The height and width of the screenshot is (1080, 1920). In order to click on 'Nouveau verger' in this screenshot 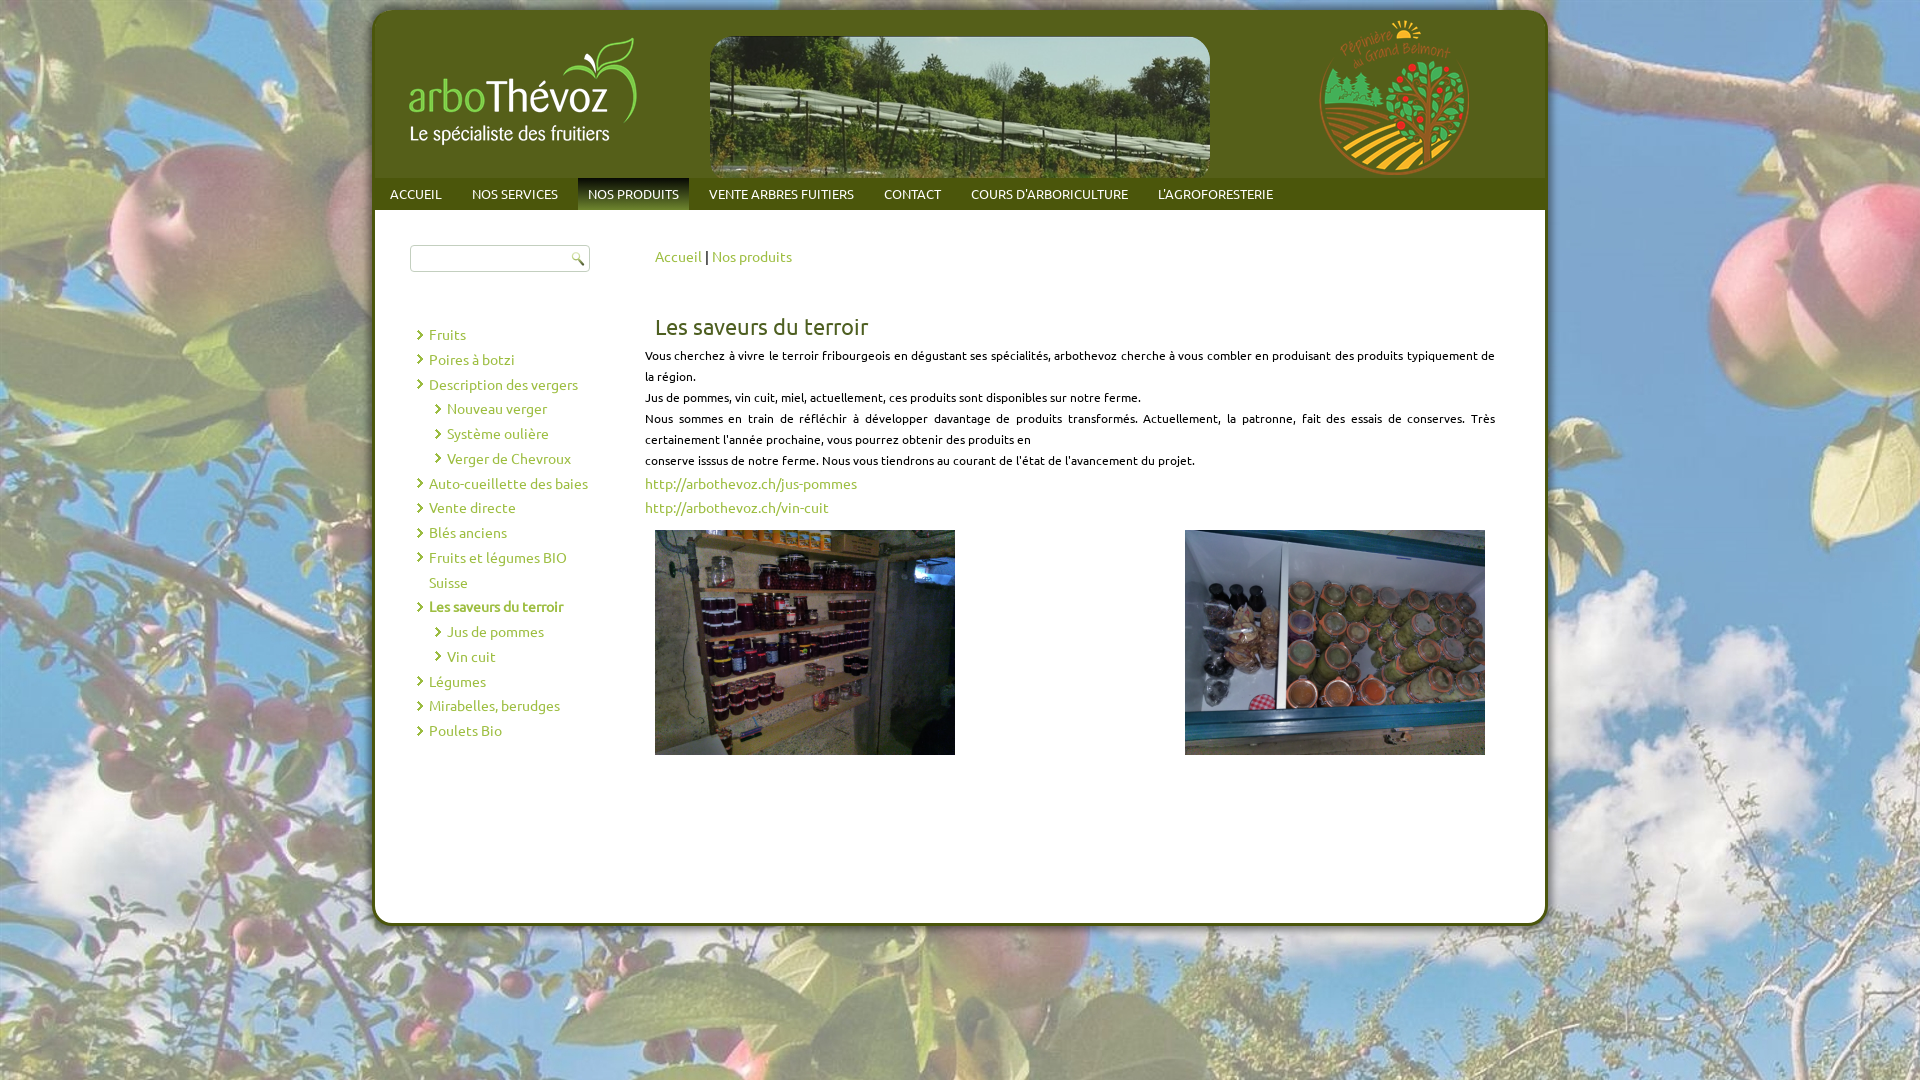, I will do `click(445, 407)`.